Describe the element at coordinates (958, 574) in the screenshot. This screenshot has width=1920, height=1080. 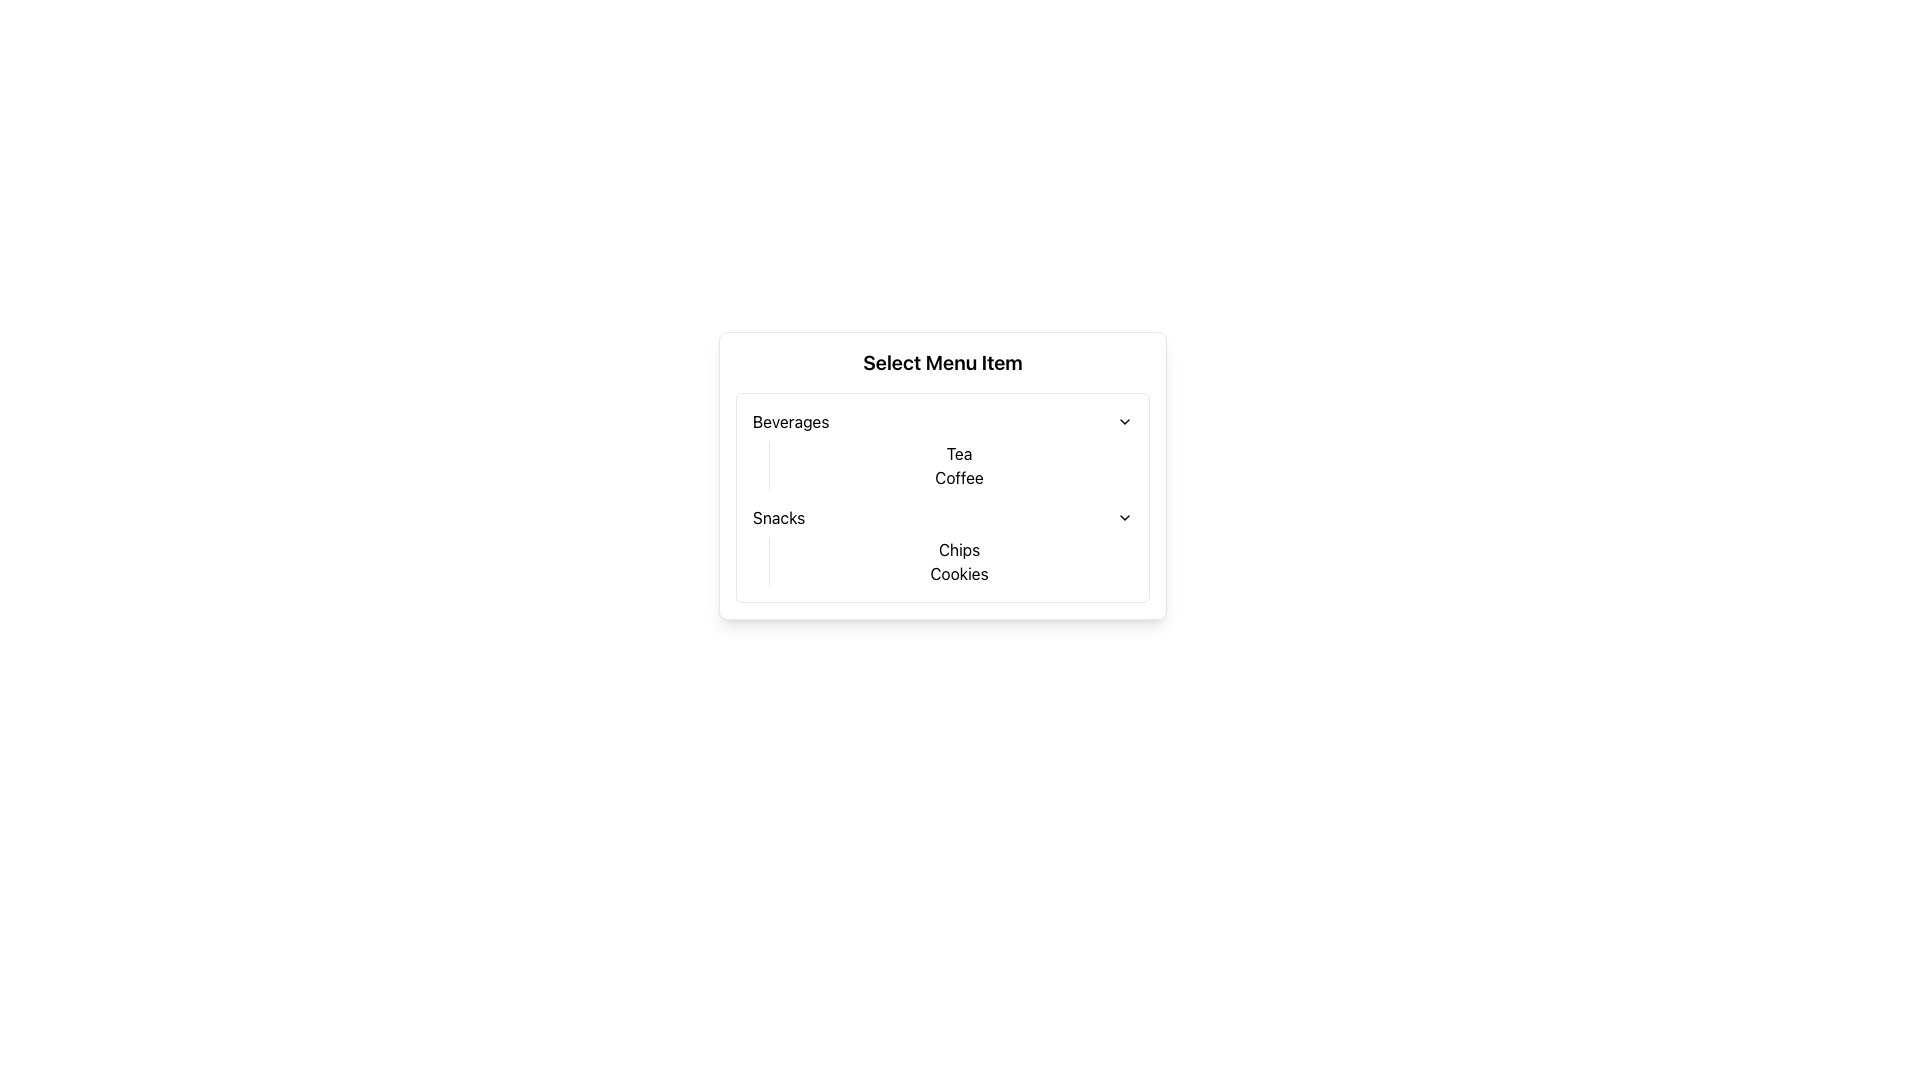
I see `the static Text label indicating an option related to snacks in the menu, which is the second item under the 'Snacks' category` at that location.